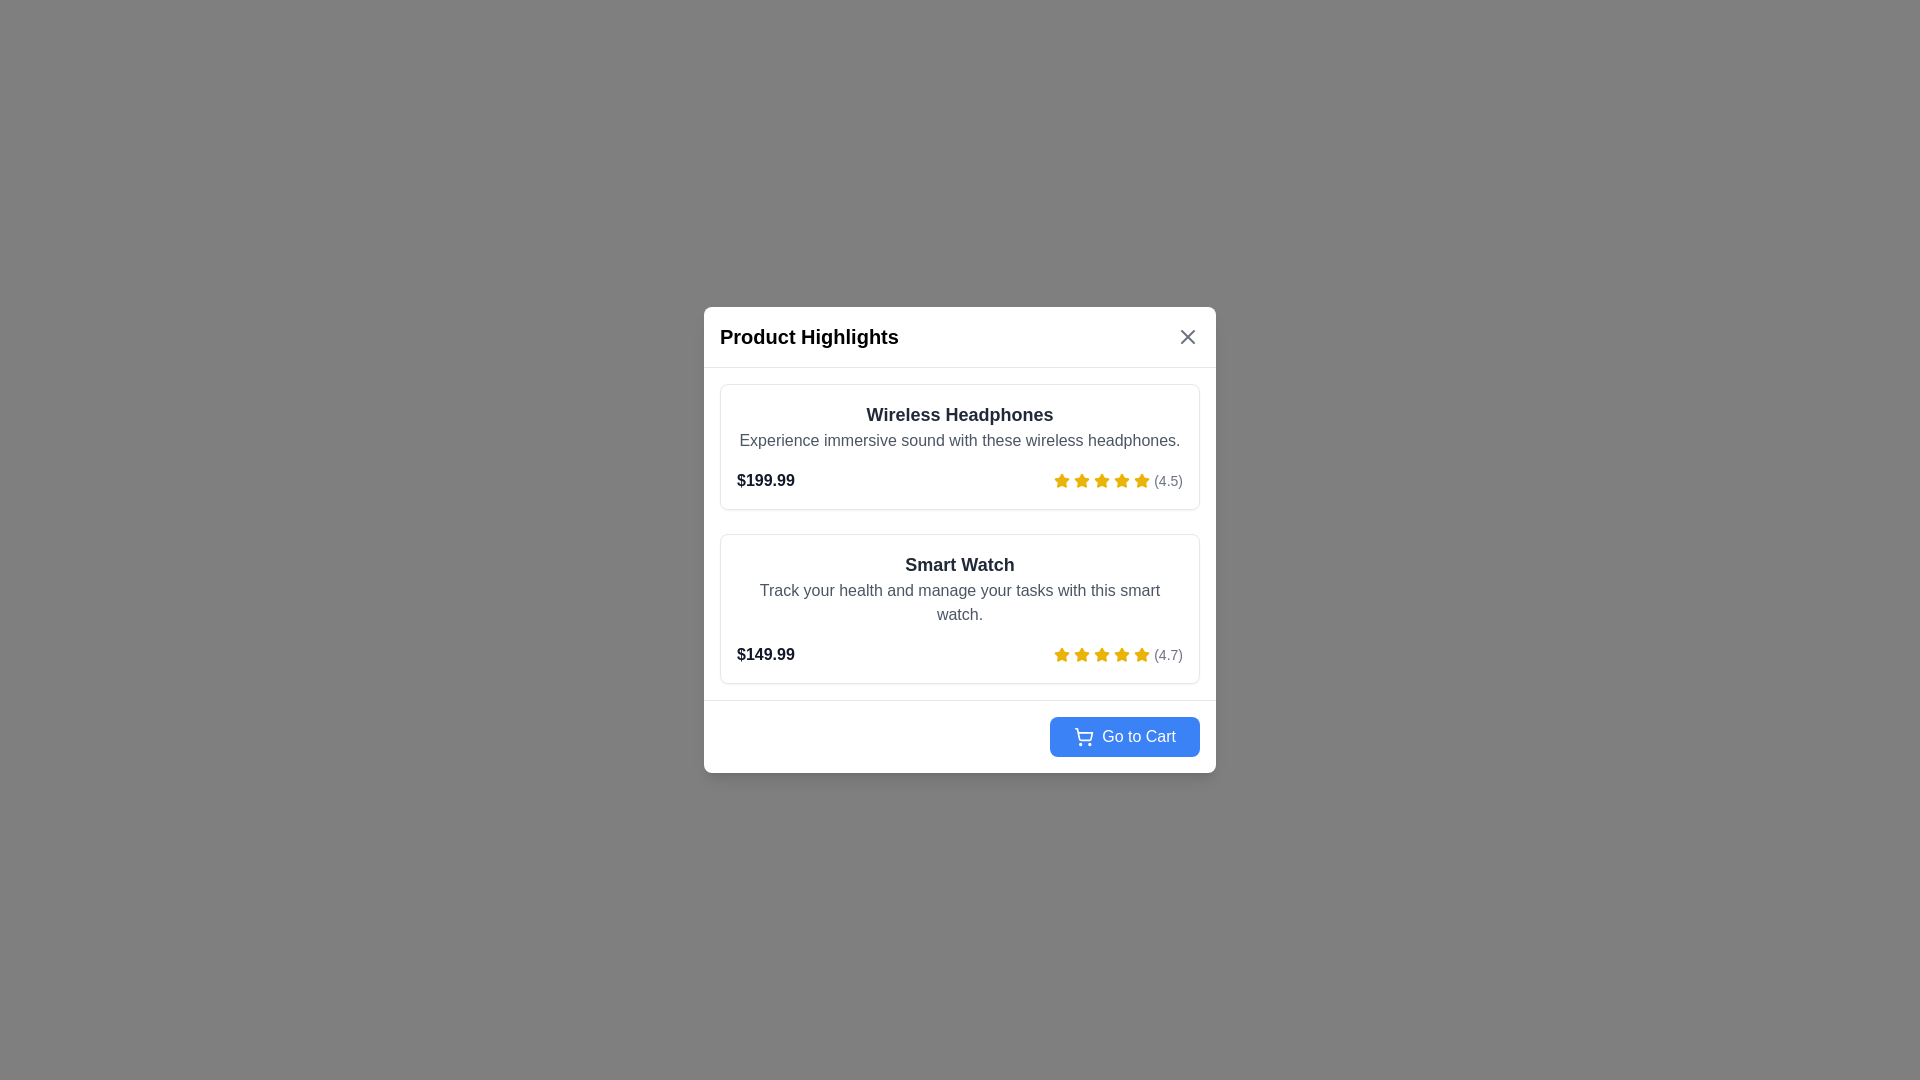 This screenshot has height=1080, width=1920. I want to click on the fifth star icon representing the 4.5 rating for the 'Wireless Headphones' product, so click(1122, 481).